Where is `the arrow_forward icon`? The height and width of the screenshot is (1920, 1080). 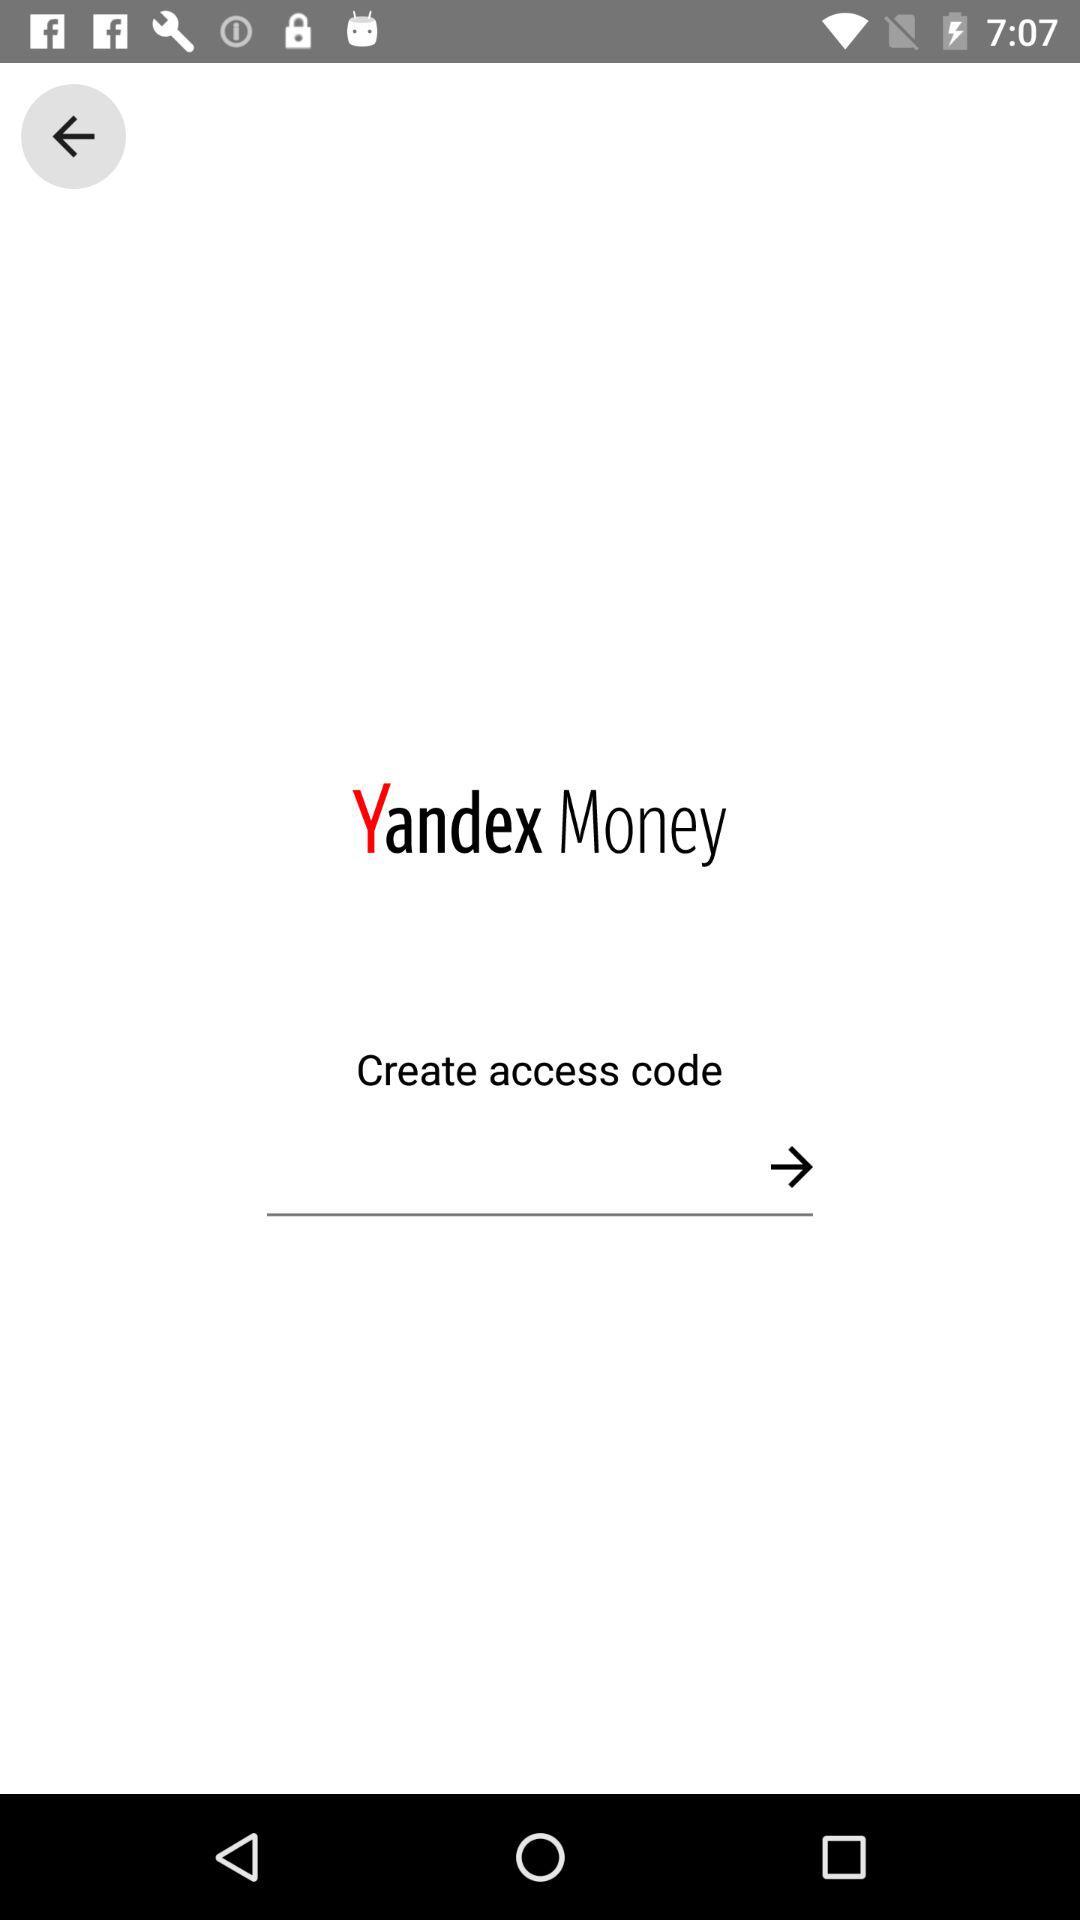 the arrow_forward icon is located at coordinates (790, 1166).